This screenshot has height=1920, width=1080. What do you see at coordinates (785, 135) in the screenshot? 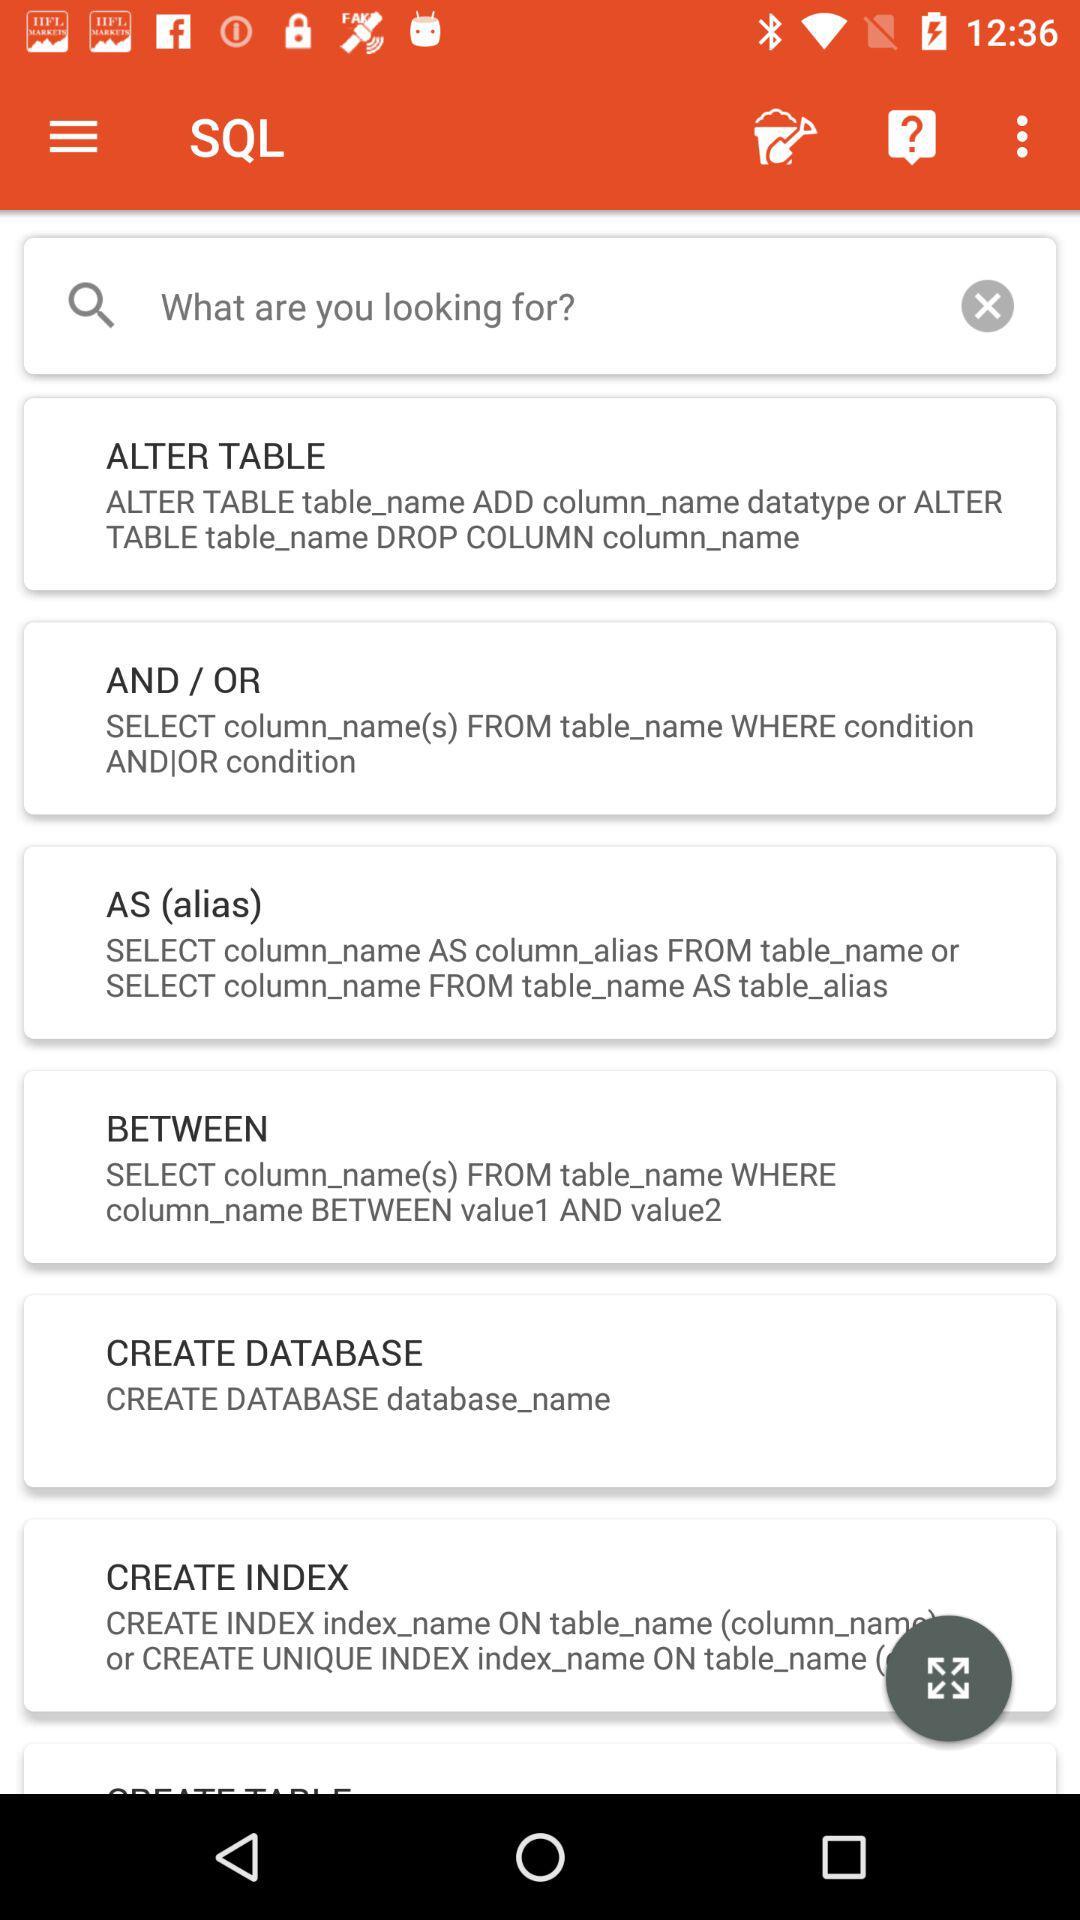
I see `the app next to sql` at bounding box center [785, 135].